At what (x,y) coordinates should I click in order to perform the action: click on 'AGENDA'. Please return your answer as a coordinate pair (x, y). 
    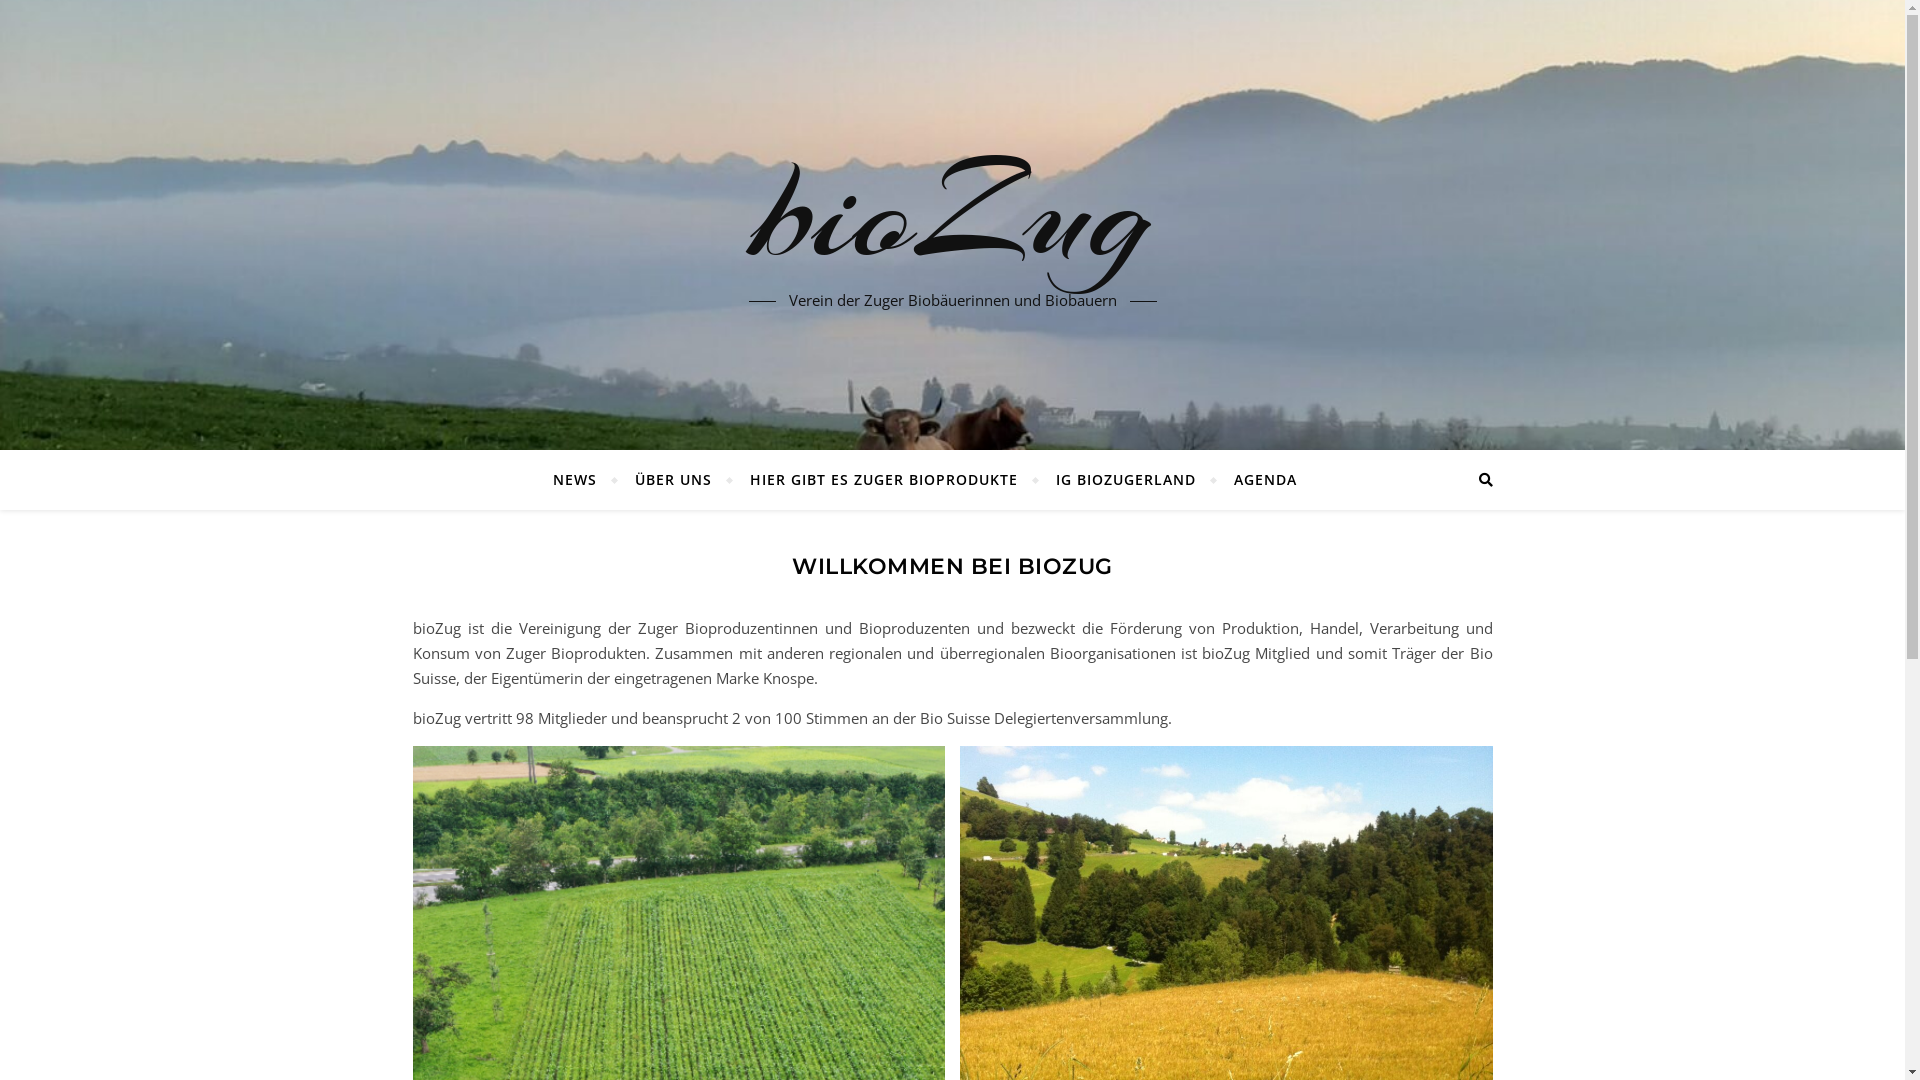
    Looking at the image, I should click on (1256, 479).